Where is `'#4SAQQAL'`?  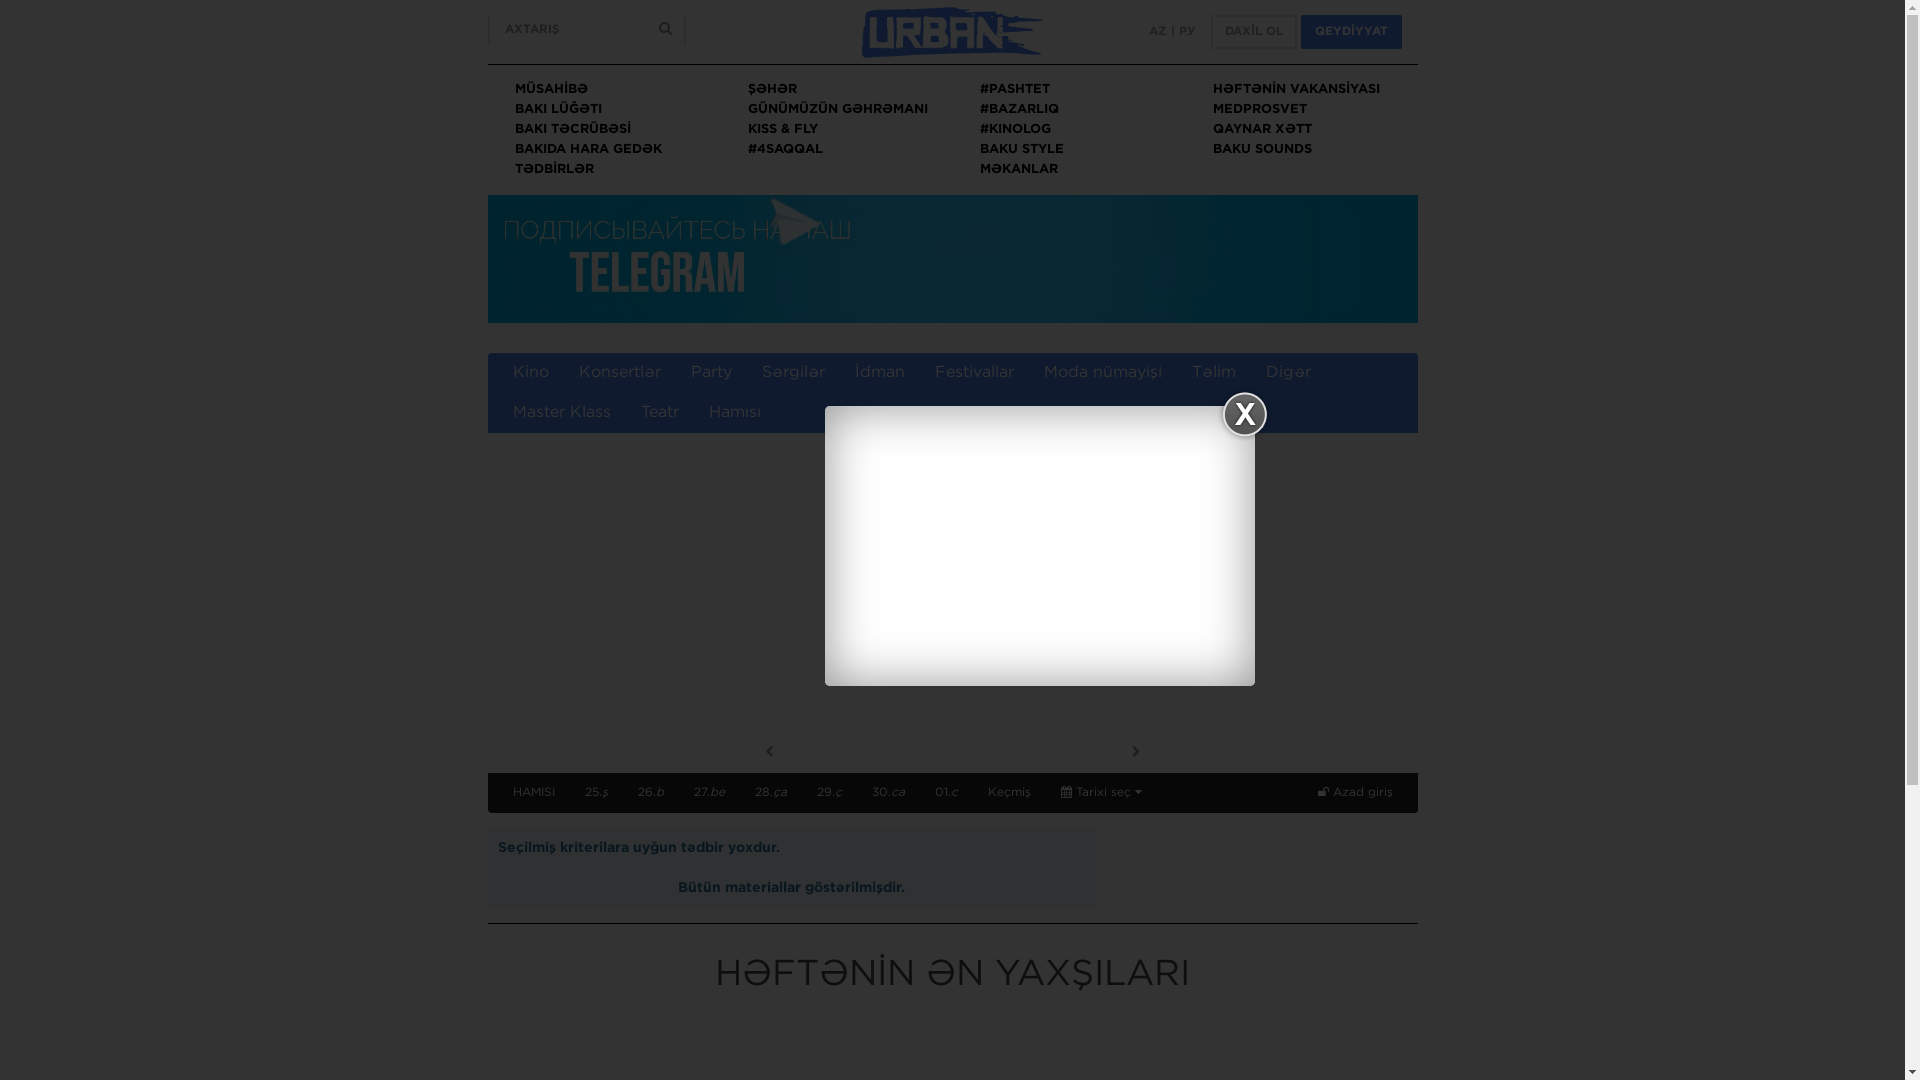 '#4SAQQAL' is located at coordinates (784, 148).